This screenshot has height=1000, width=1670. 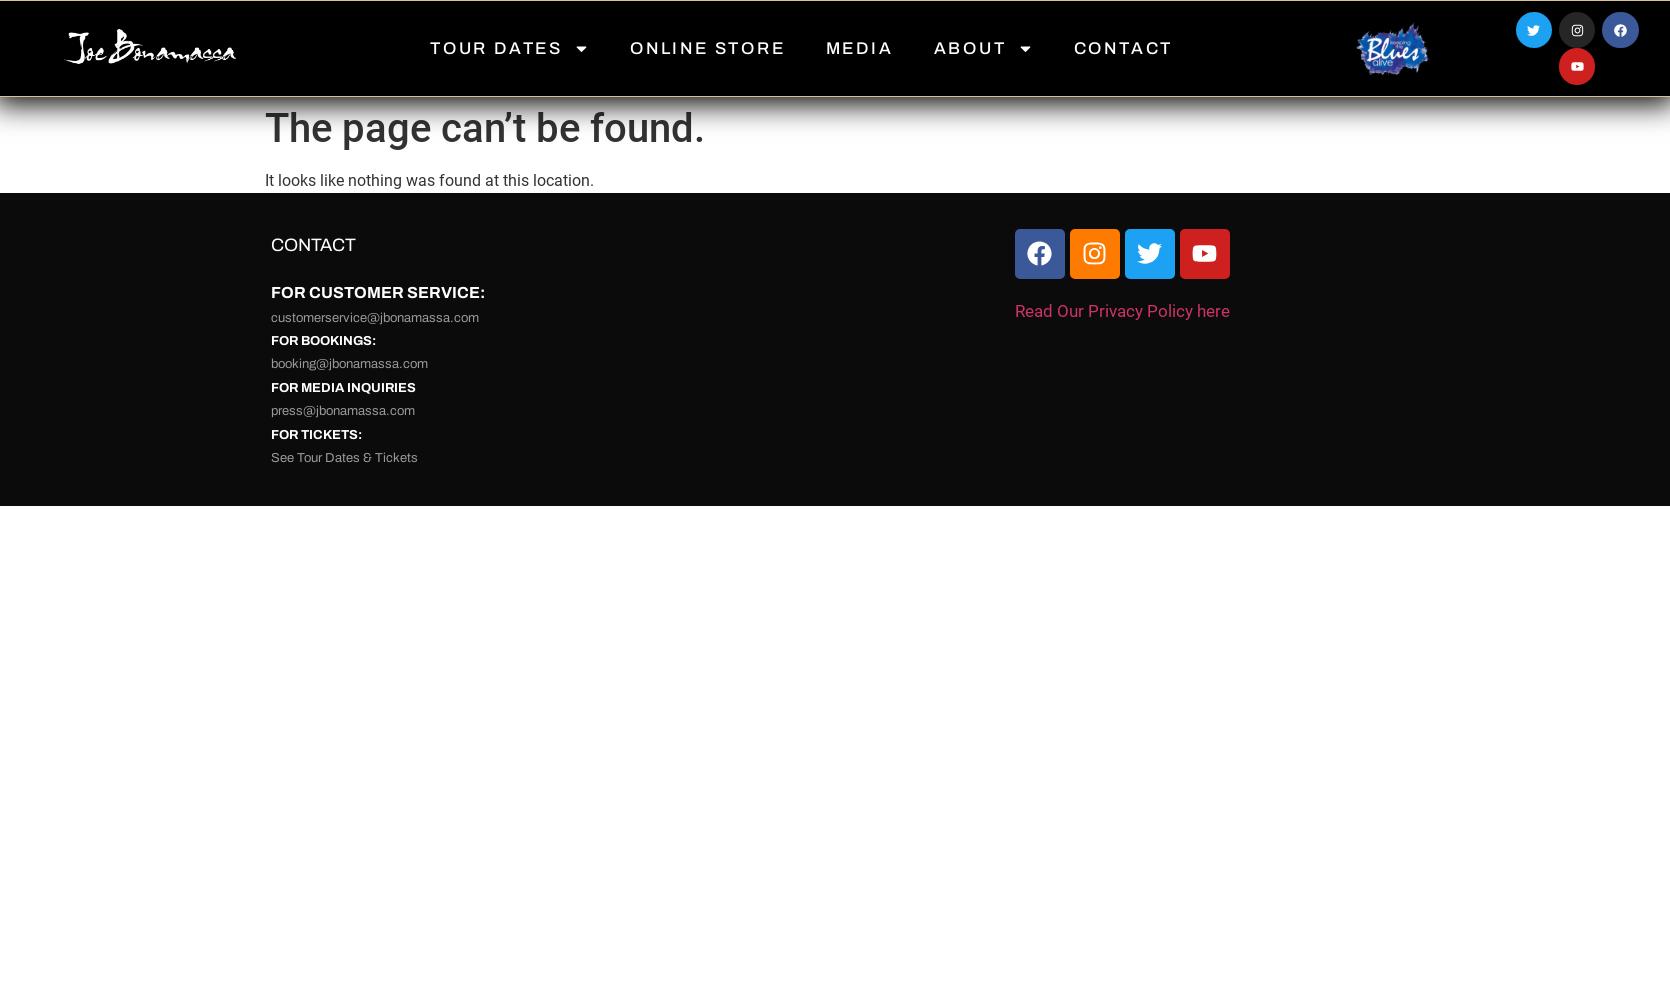 What do you see at coordinates (343, 411) in the screenshot?
I see `'press@jbonamassa.com'` at bounding box center [343, 411].